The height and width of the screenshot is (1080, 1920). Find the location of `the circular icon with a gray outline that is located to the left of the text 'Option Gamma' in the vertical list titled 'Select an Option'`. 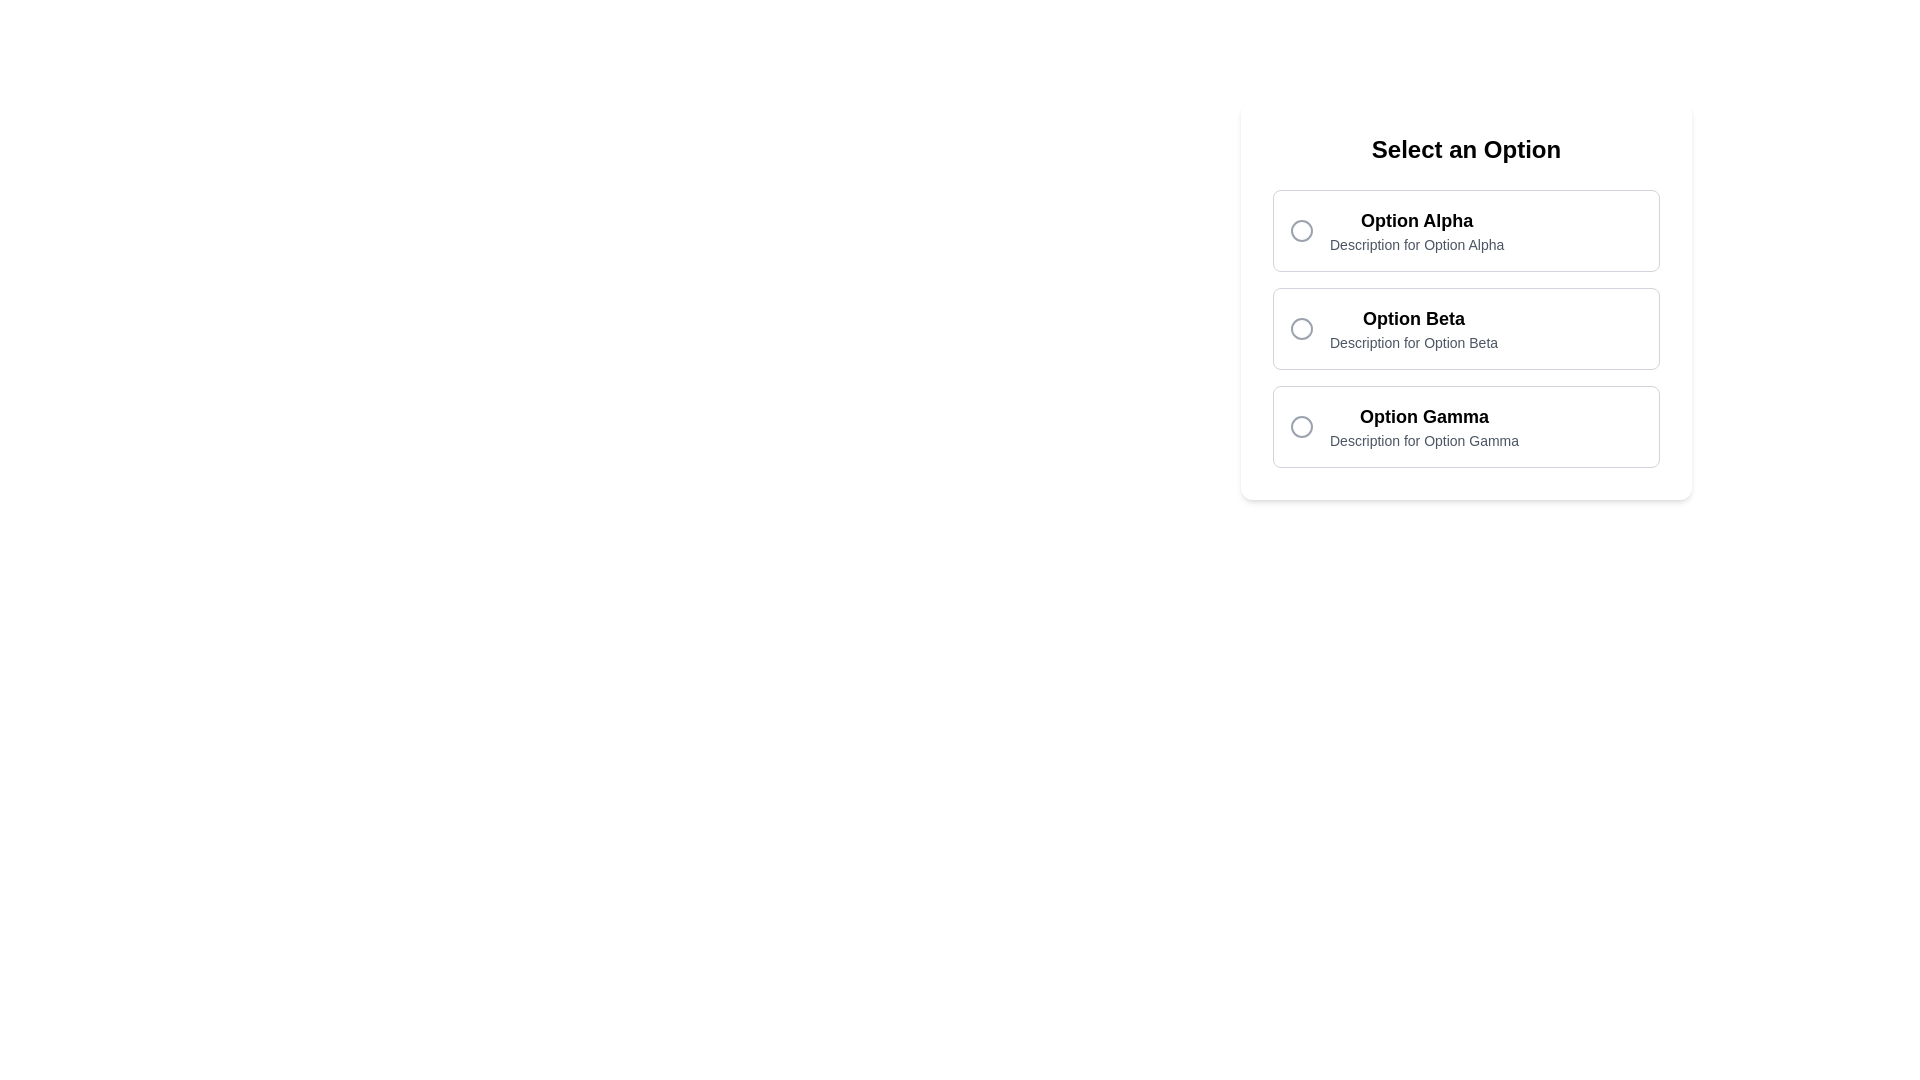

the circular icon with a gray outline that is located to the left of the text 'Option Gamma' in the vertical list titled 'Select an Option' is located at coordinates (1301, 426).